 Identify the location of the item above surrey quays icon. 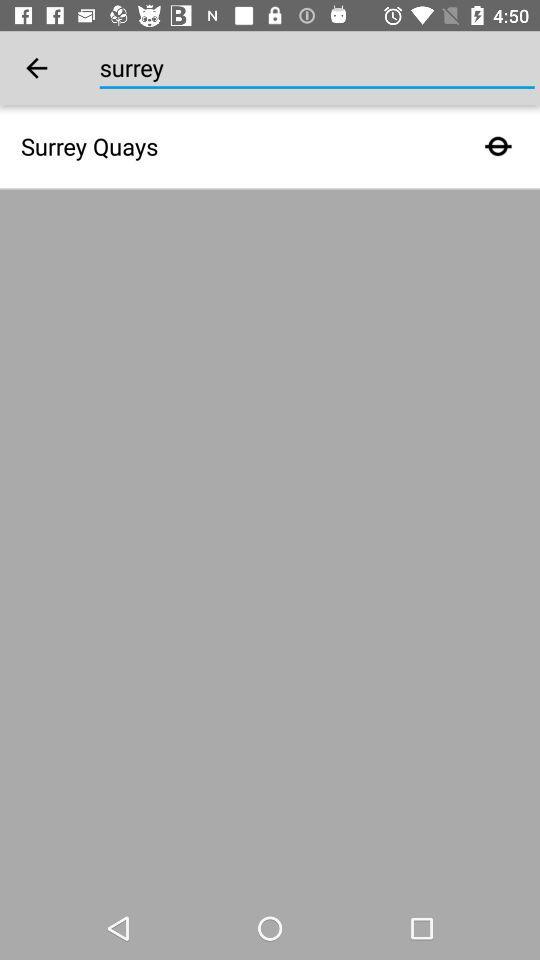
(36, 68).